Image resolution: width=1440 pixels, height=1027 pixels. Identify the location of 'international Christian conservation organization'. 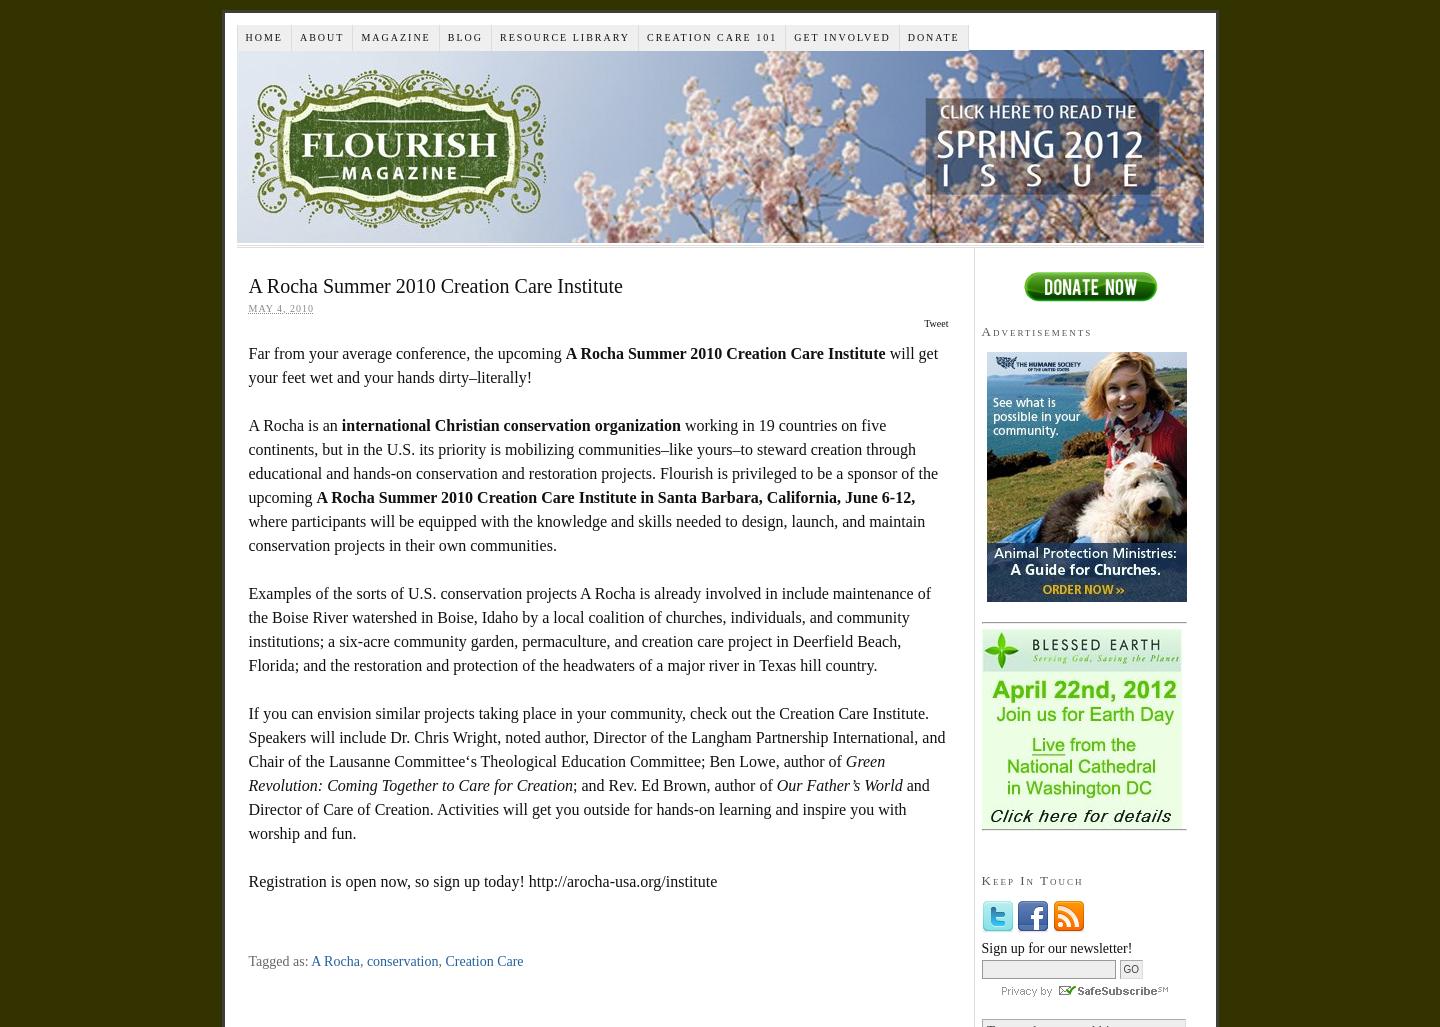
(509, 424).